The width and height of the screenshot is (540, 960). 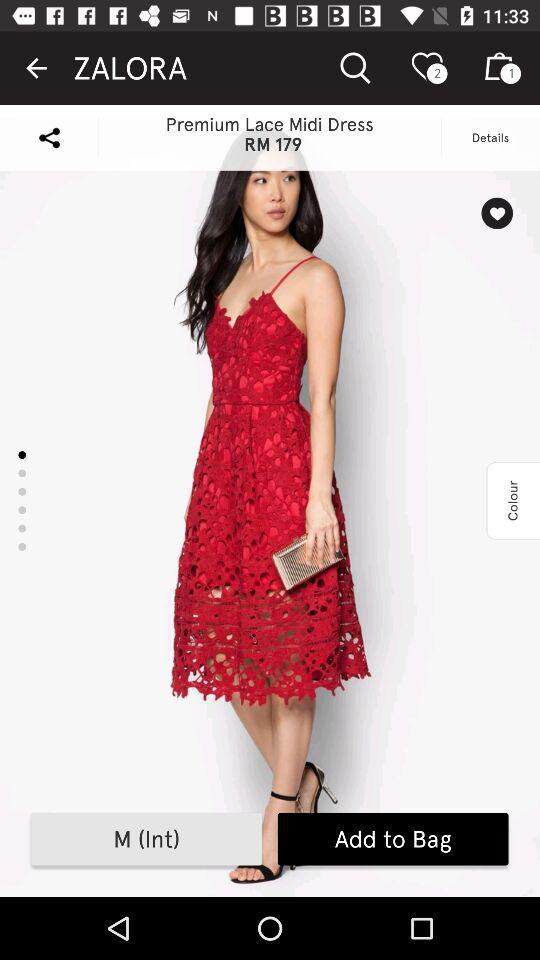 I want to click on icon next to add to bag icon, so click(x=145, y=839).